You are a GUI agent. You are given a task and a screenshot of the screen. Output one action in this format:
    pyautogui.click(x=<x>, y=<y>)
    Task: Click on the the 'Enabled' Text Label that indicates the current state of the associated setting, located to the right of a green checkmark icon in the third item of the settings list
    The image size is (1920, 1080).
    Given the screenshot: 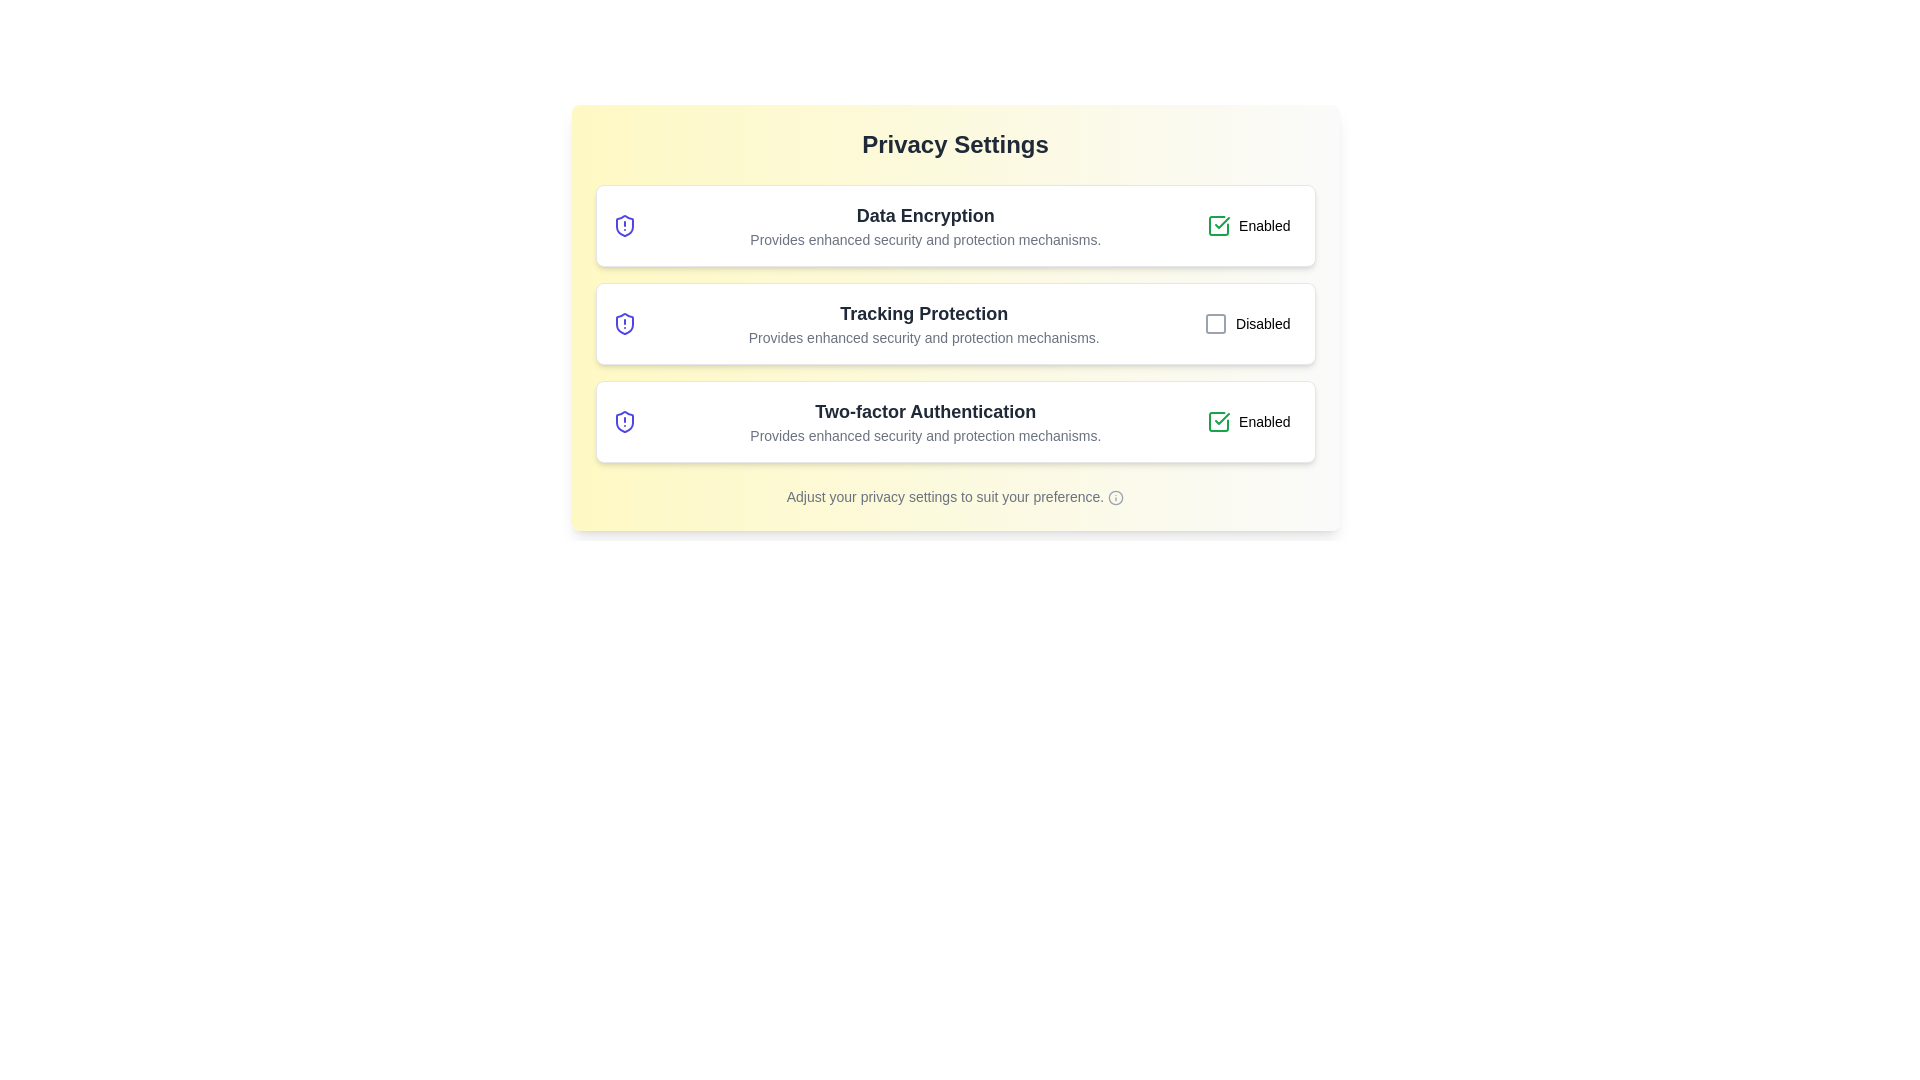 What is the action you would take?
    pyautogui.click(x=1263, y=420)
    